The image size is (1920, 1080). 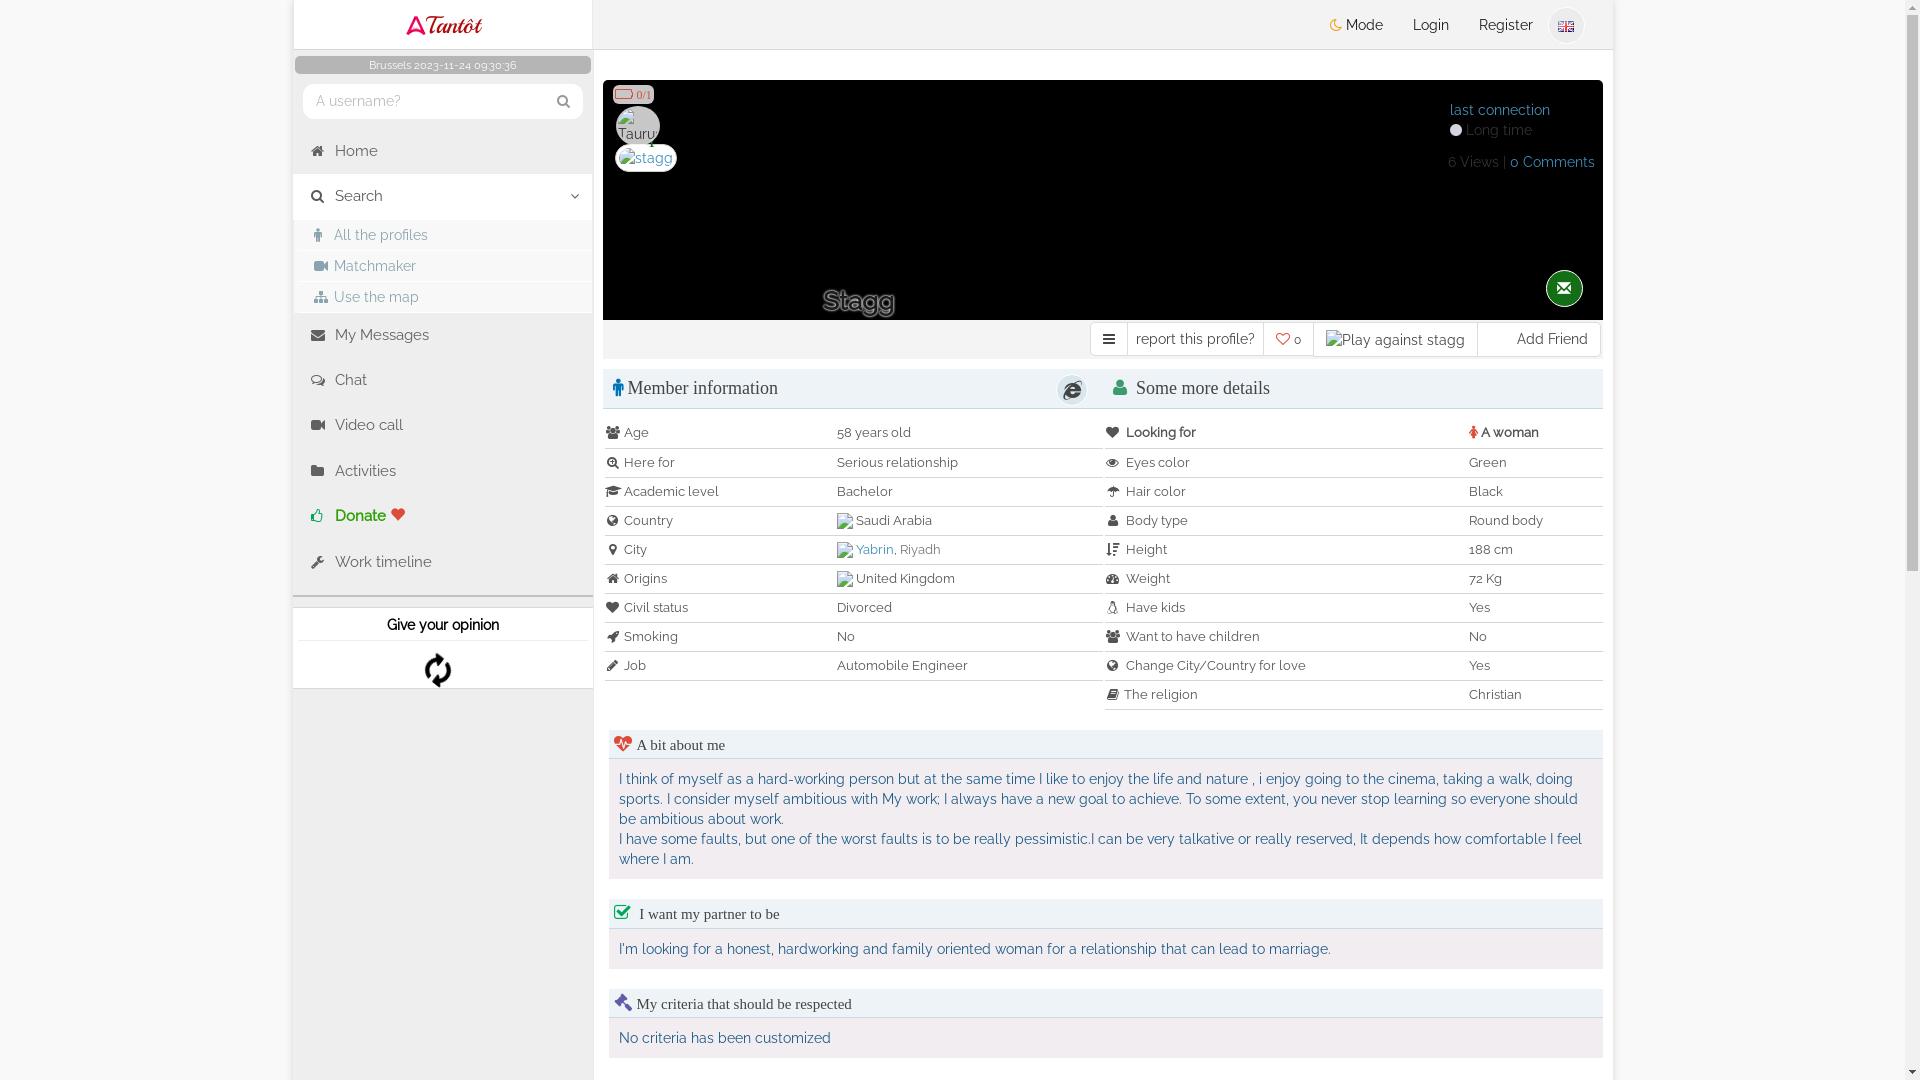 I want to click on 'Yabrin', so click(x=874, y=549).